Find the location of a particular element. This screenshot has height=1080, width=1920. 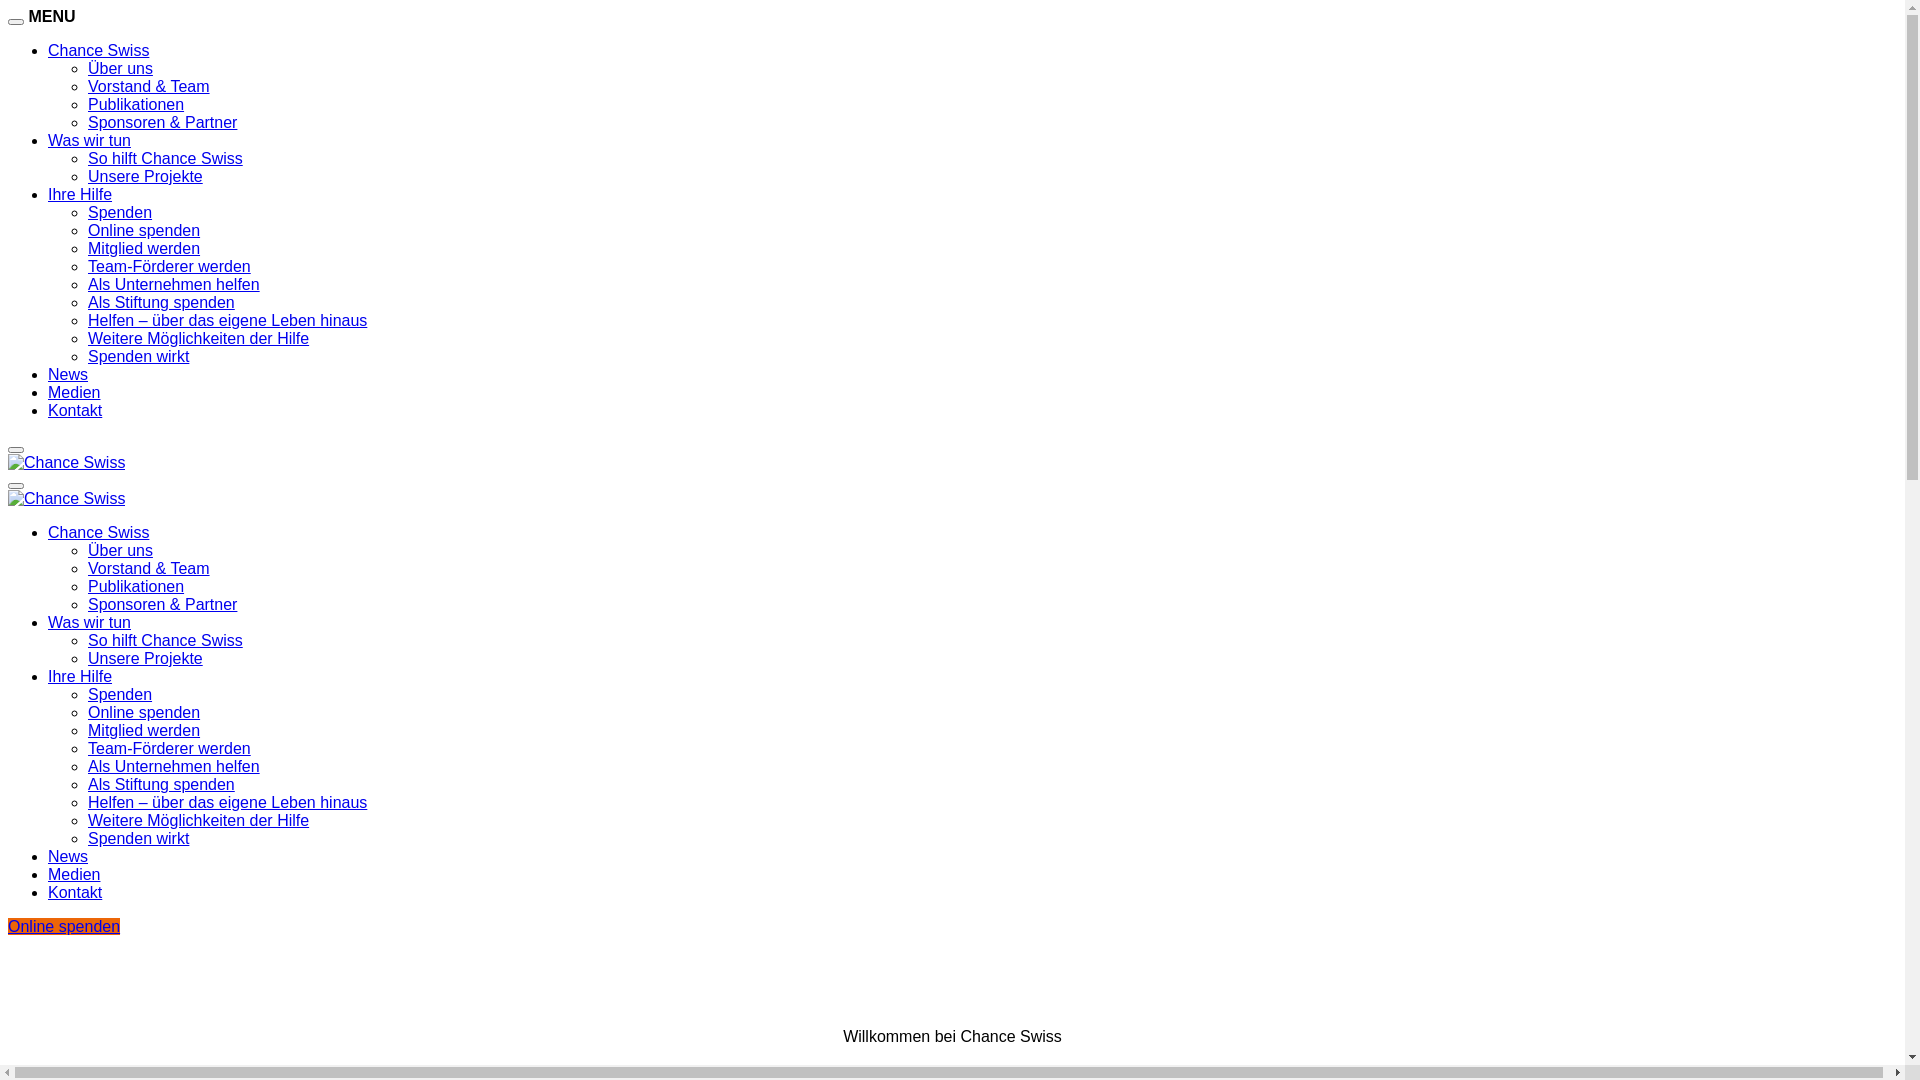

'So hilft Chance Swiss' is located at coordinates (165, 640).